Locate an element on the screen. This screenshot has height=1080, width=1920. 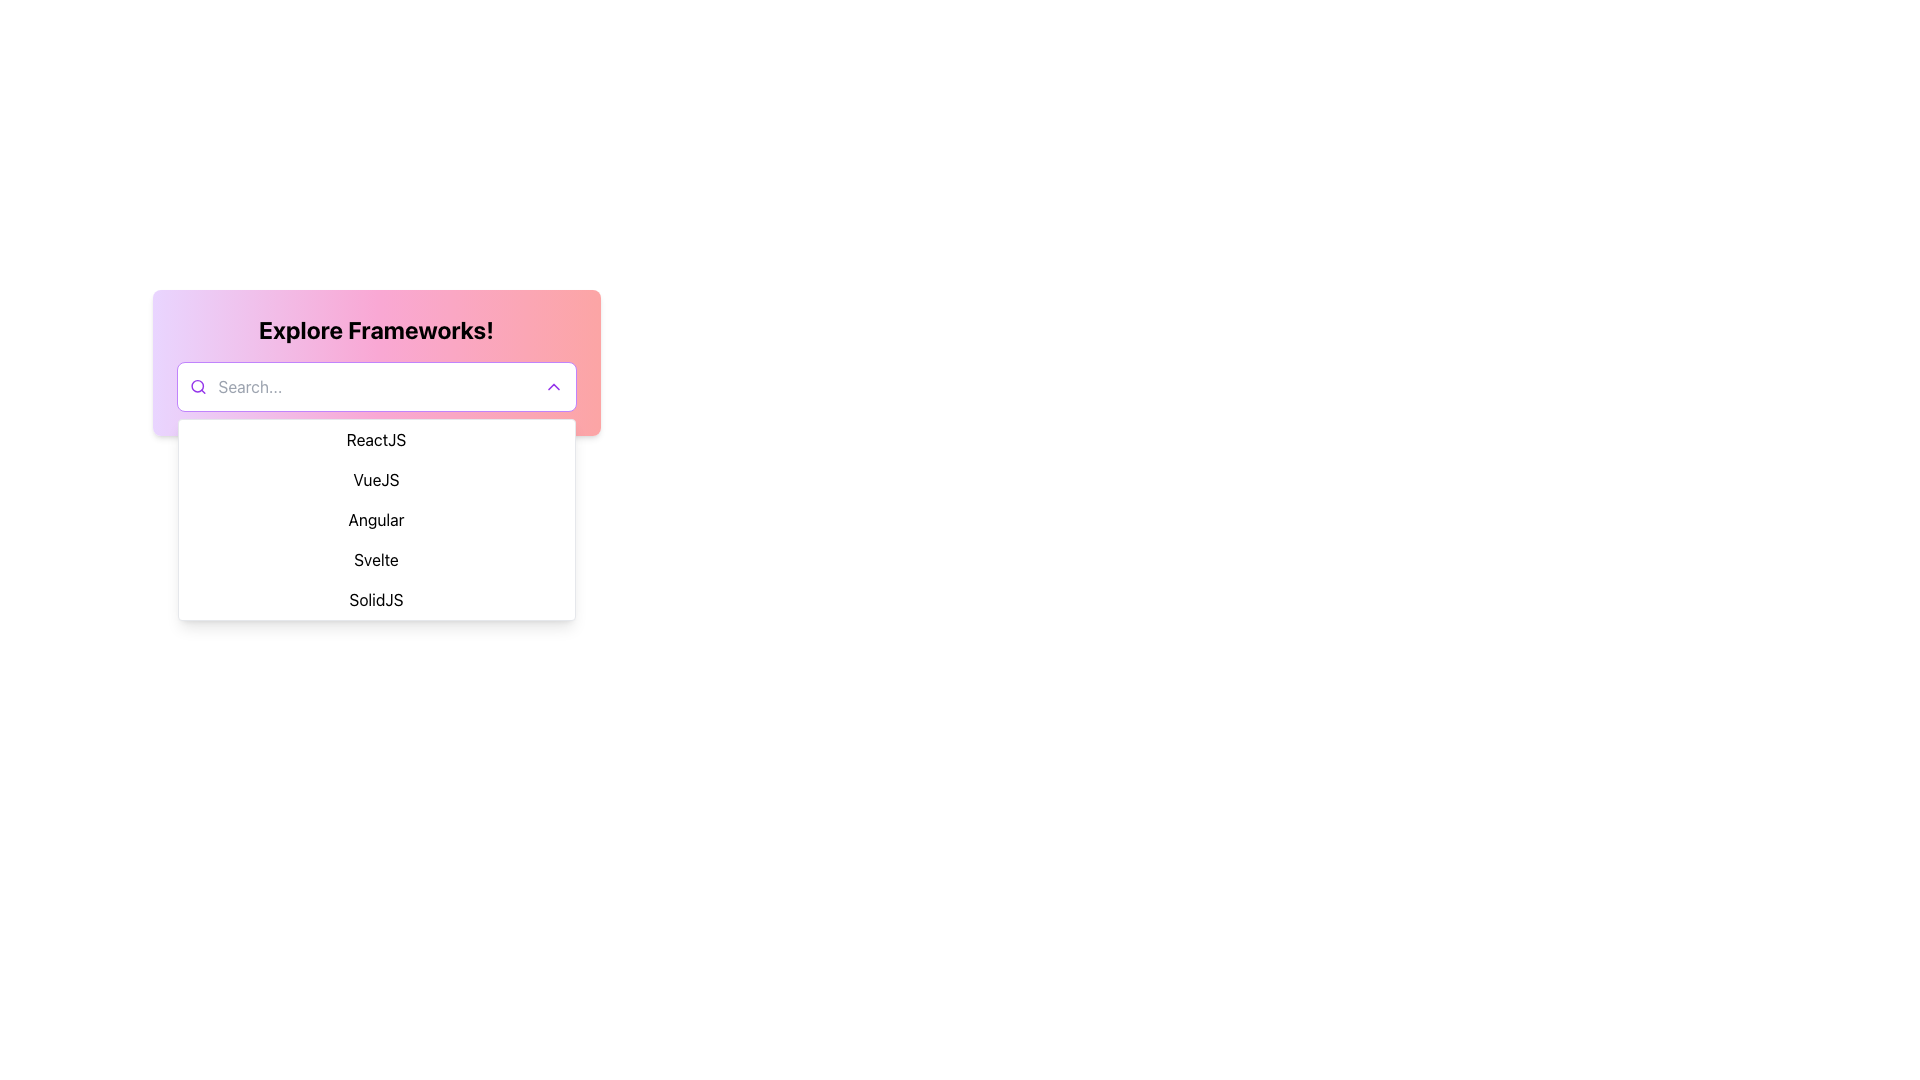
to select the 'VueJS' option from the menu list, which is the second item beneath 'ReactJS' is located at coordinates (376, 479).